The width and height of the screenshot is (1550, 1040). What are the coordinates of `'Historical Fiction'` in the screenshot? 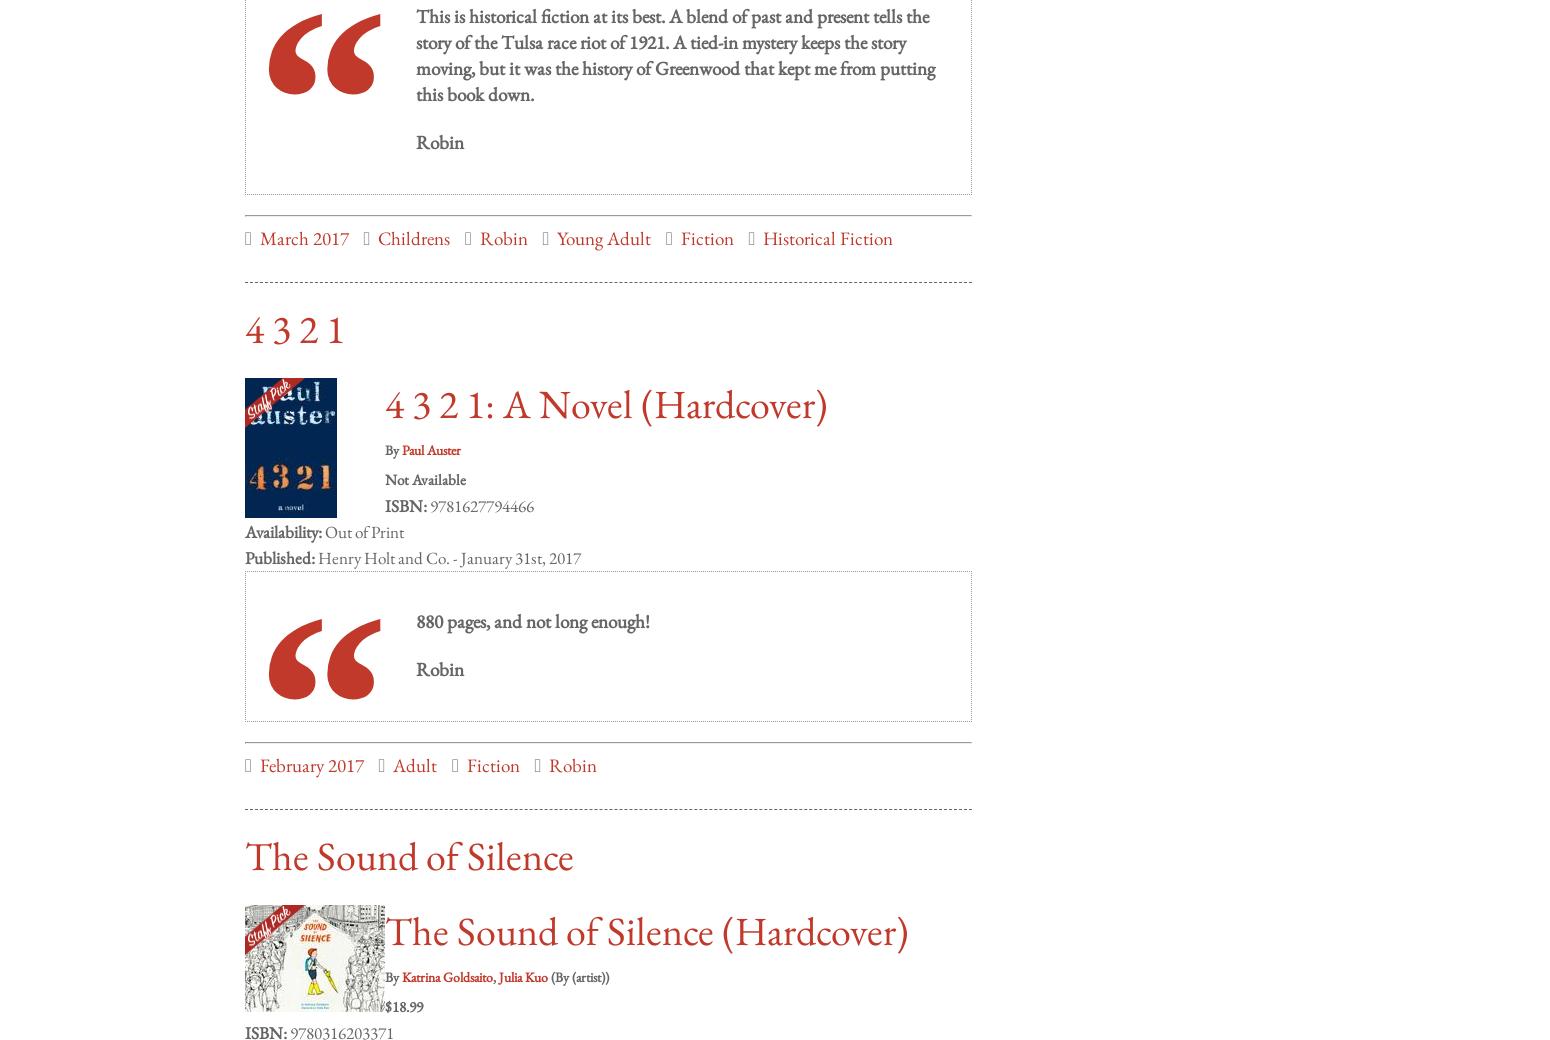 It's located at (827, 218).